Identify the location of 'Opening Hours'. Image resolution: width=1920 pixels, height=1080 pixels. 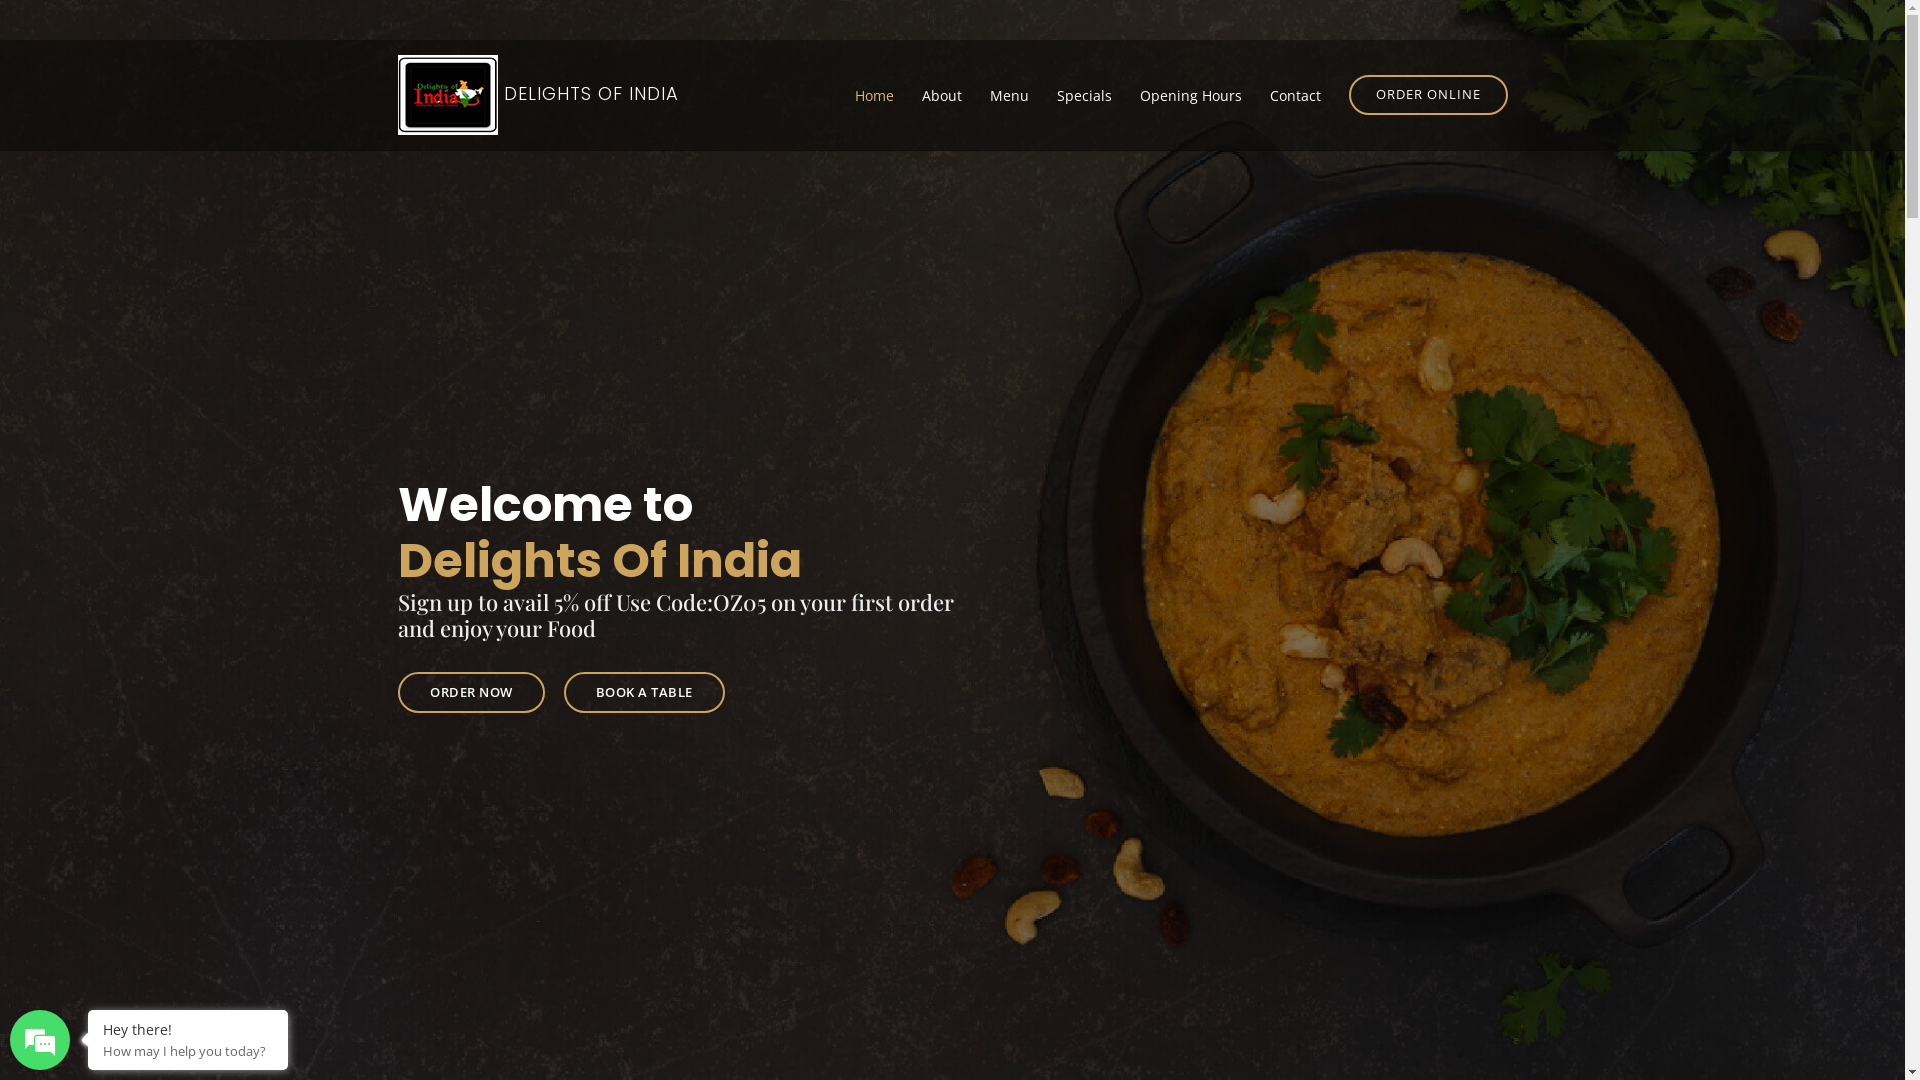
(1190, 94).